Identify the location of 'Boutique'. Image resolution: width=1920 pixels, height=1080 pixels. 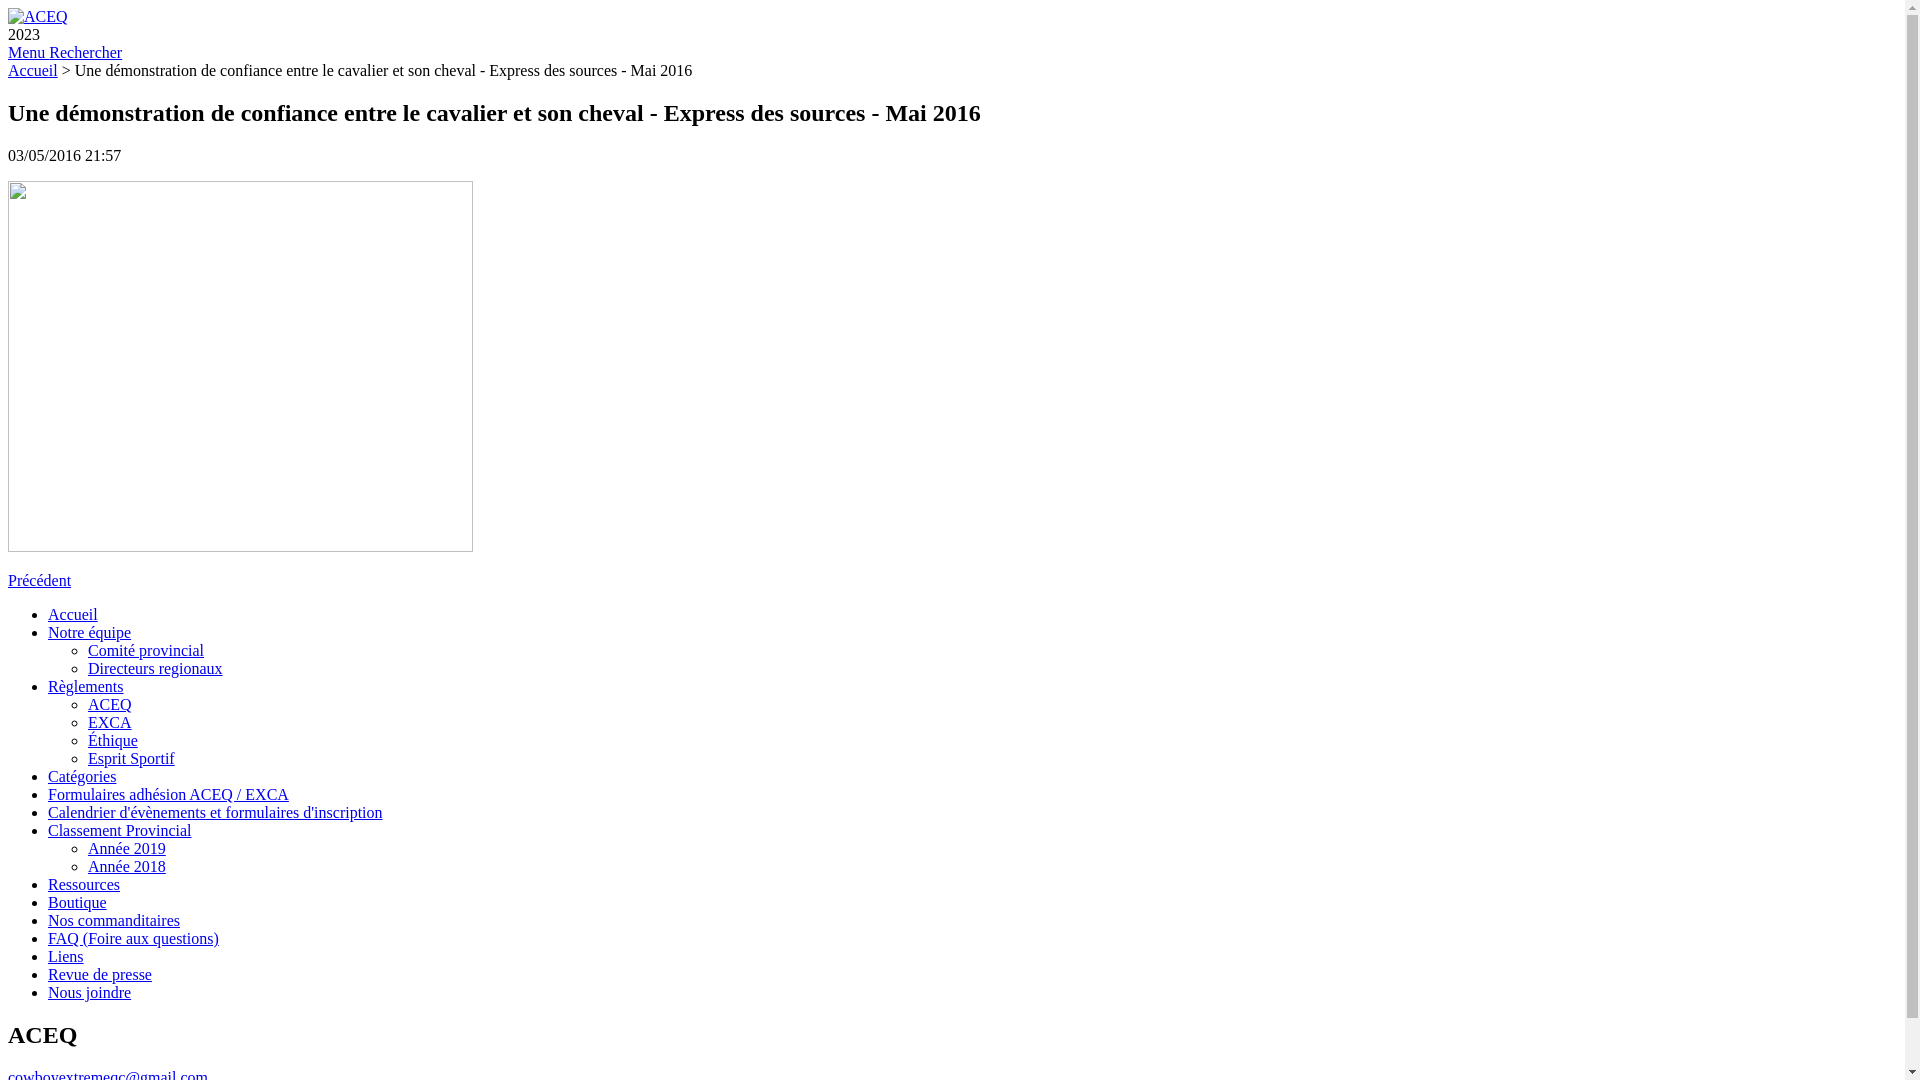
(77, 902).